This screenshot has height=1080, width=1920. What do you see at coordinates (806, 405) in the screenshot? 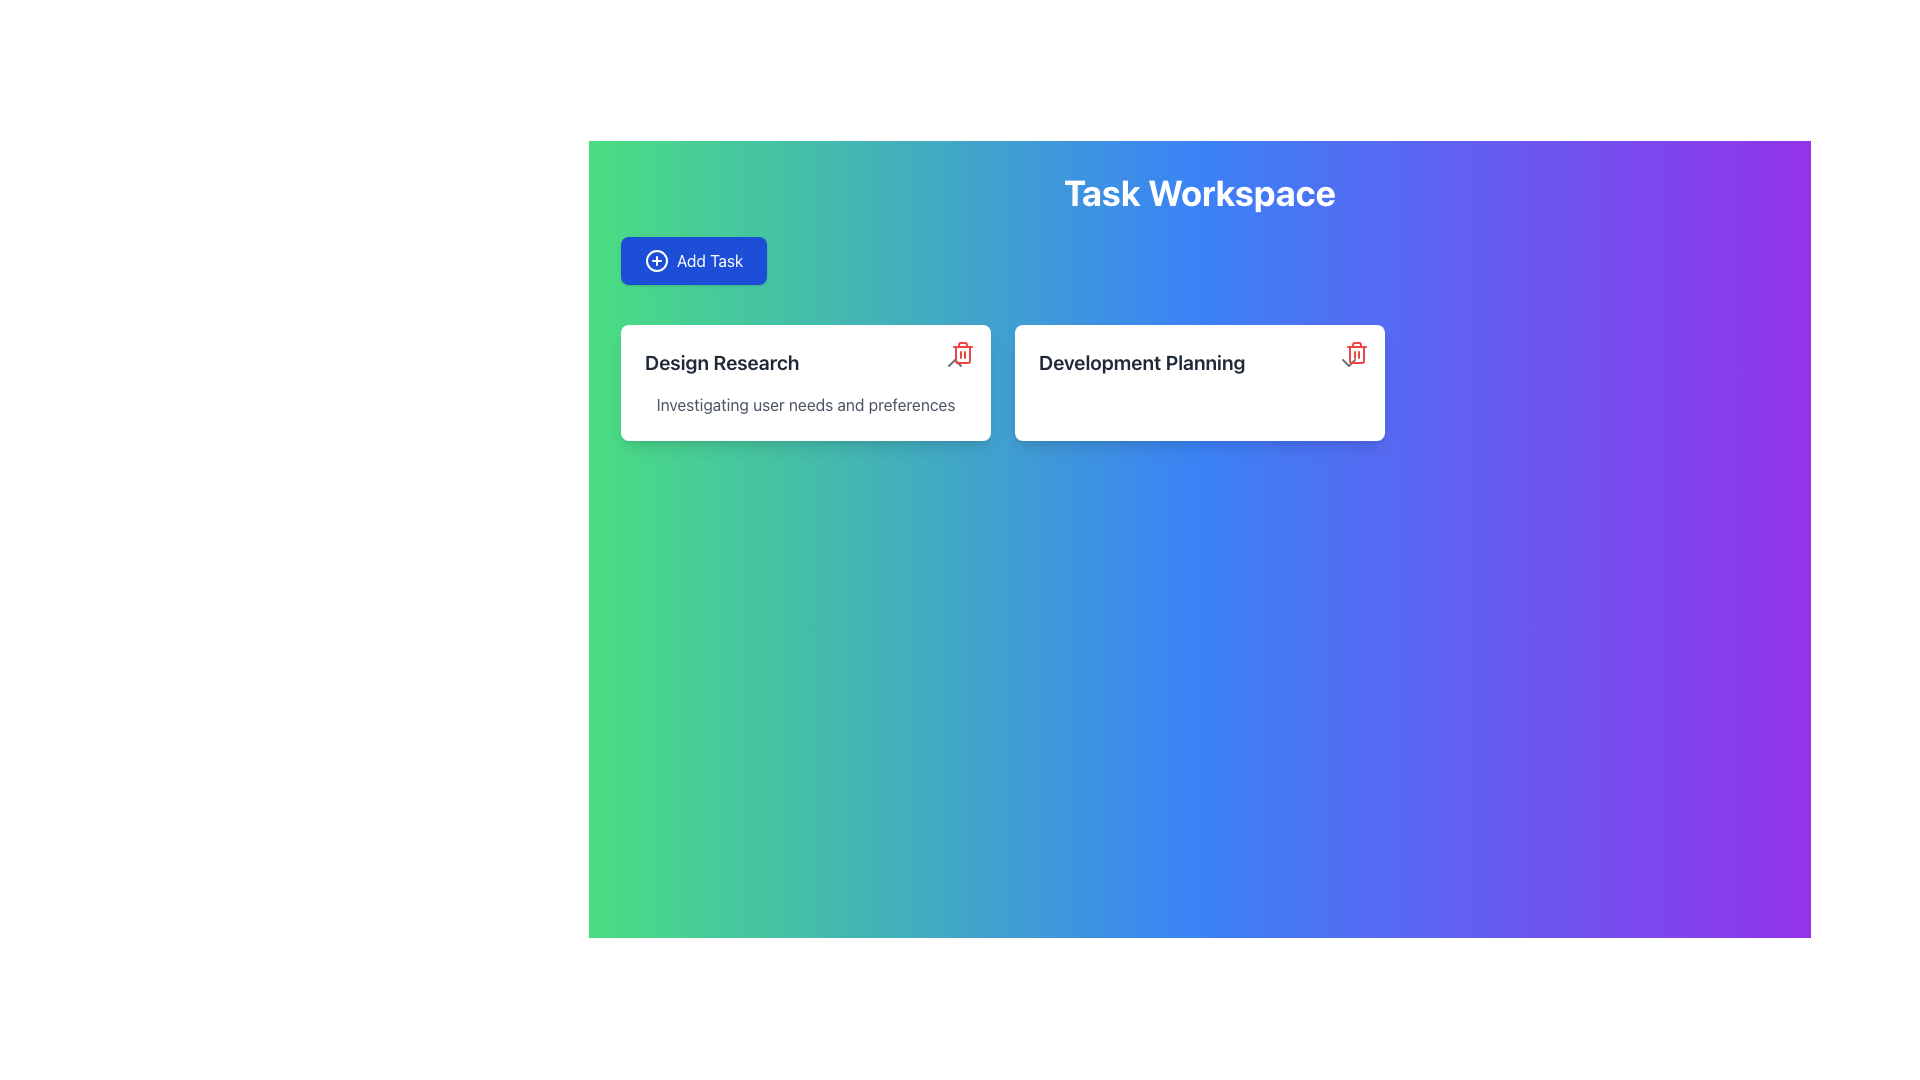
I see `the text label displaying 'Investigating user needs and preferences' within the card labeled 'Design Research'` at bounding box center [806, 405].